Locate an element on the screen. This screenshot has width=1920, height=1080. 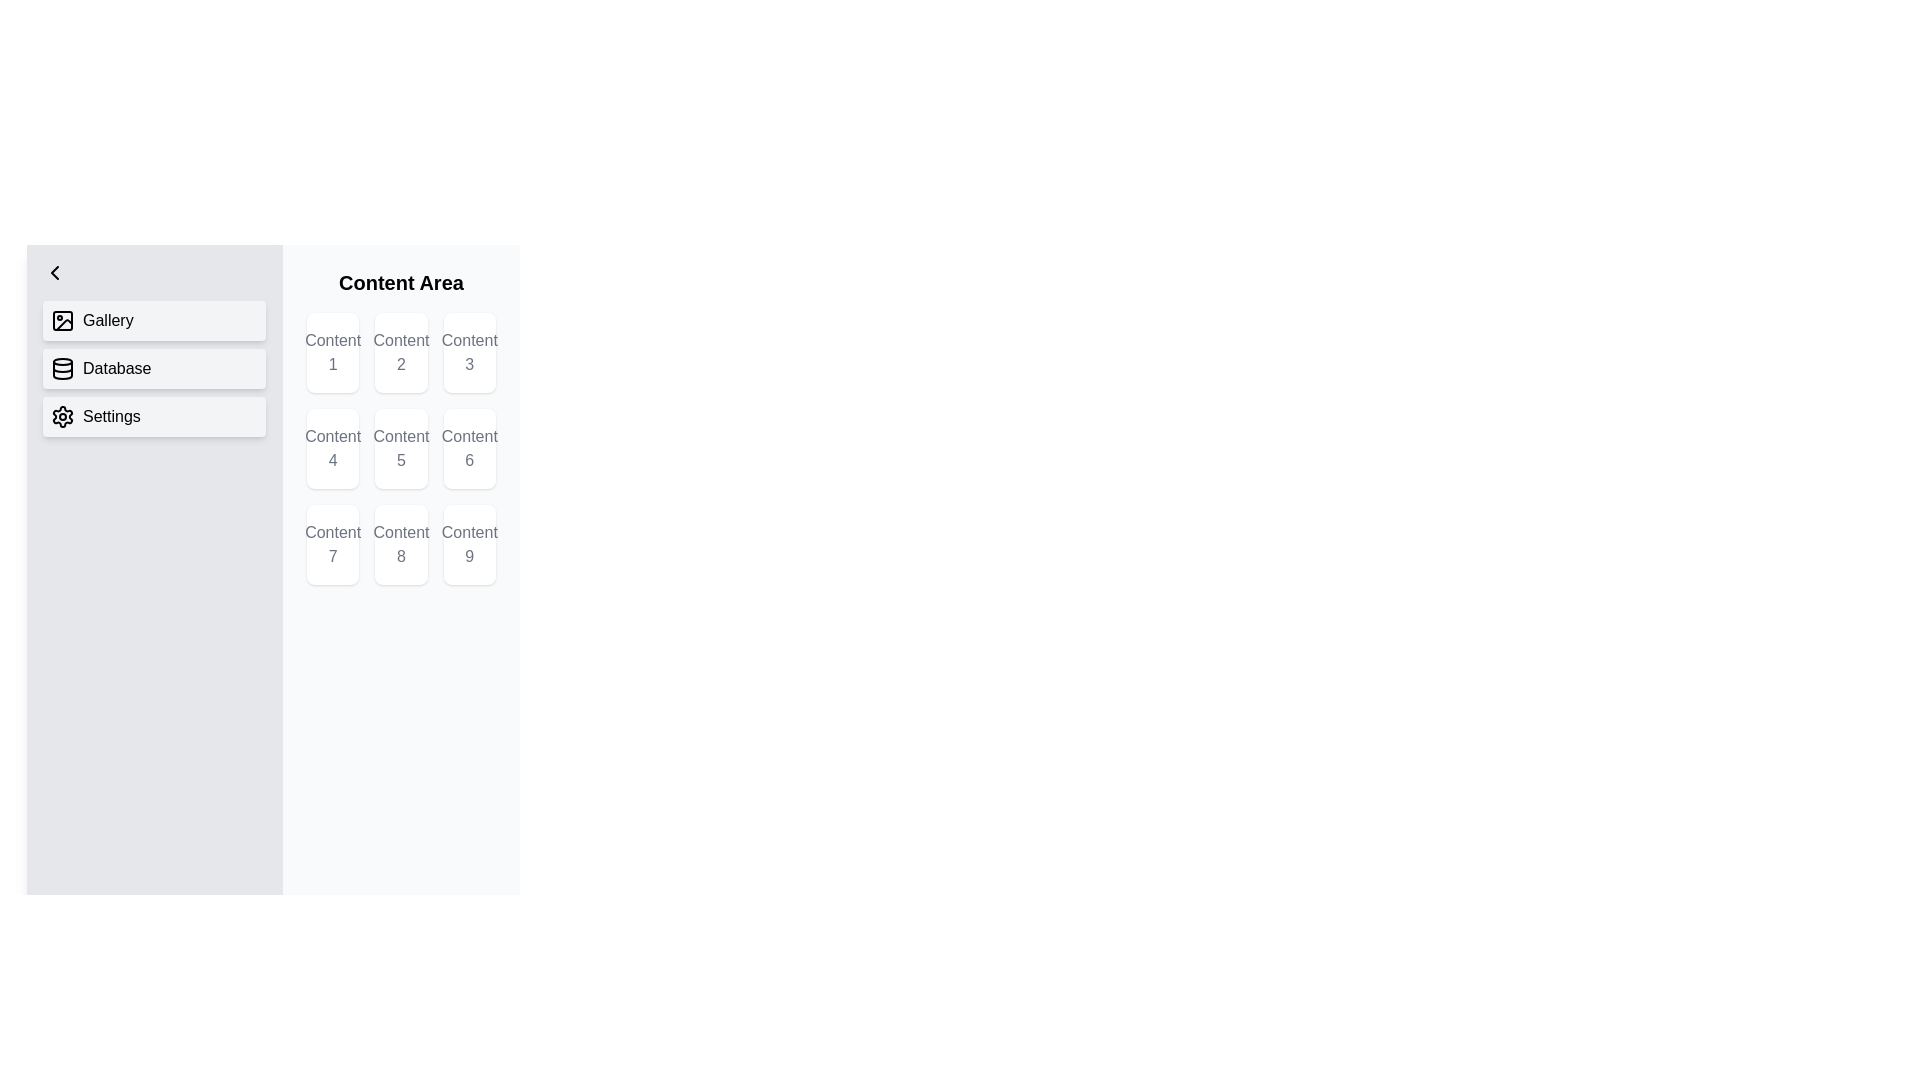
the white, rounded rectangle Label or Placeholder containing the text 'Content 6' is located at coordinates (468, 447).